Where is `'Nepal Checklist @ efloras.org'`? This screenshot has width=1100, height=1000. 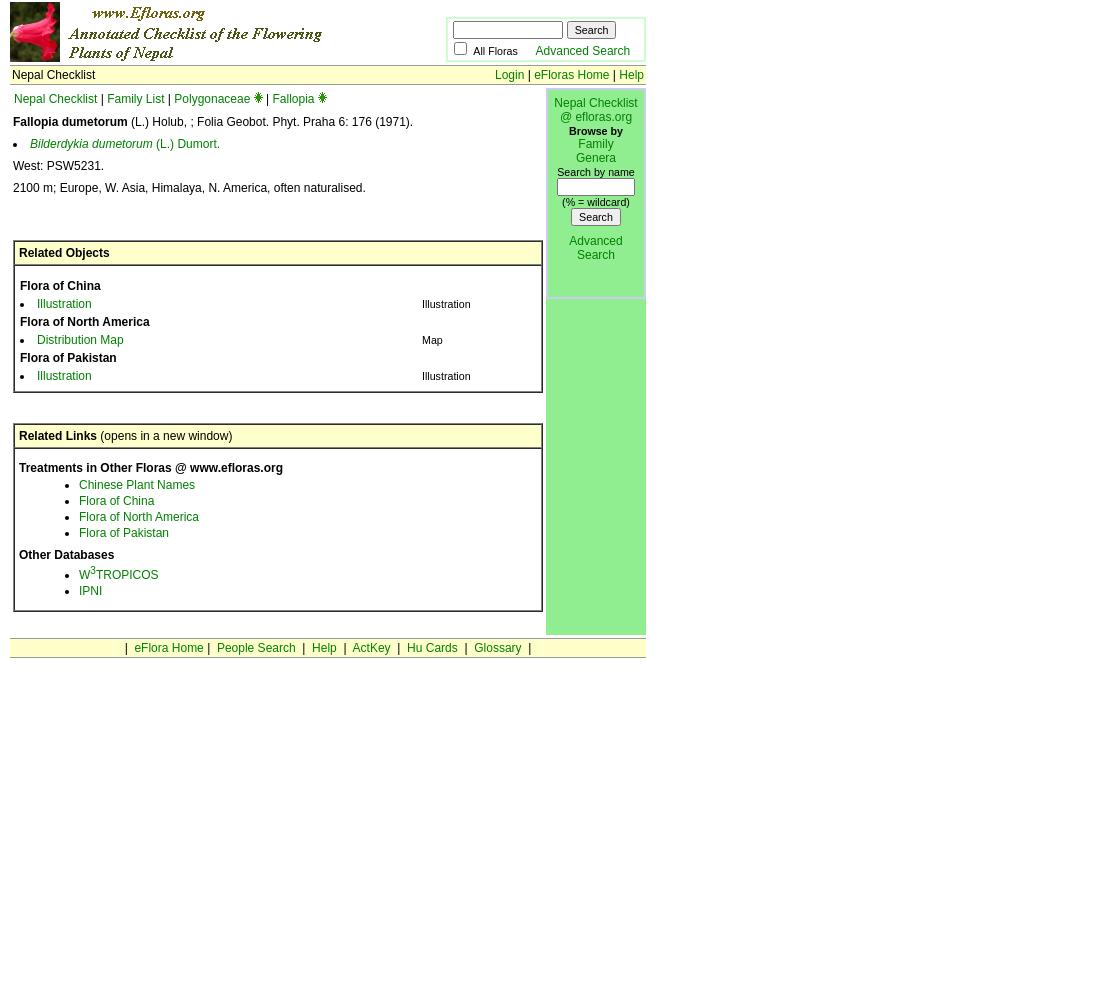
'Nepal Checklist @ efloras.org' is located at coordinates (594, 109).